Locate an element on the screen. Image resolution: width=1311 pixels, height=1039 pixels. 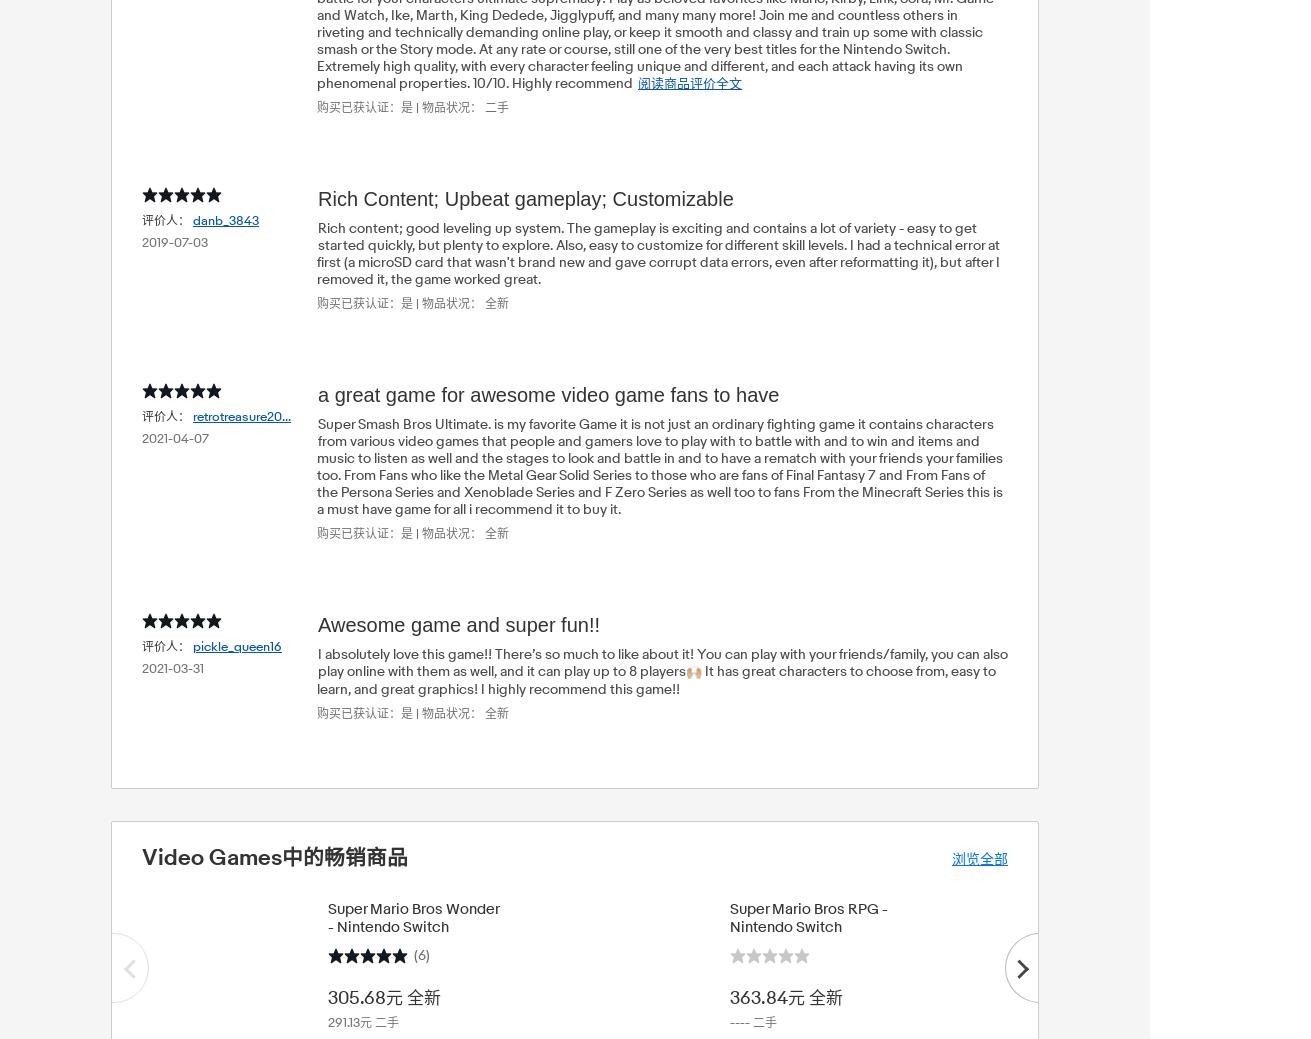
'Super Smash Bros Ultimate. is my favorite Game it is not just an ordinary fighting game it contains characters from various video games that people and gamers love to play with to battle with and to win and items and music to listen as well and the stages to look and battle in and to have a rematch with your friends your families too. From Fans who like the Metal Gear Solid Series to those who are fans of Final Fantasy 7 and From Fans of the Persona Series and Xenoblade Series and F Zero Series as well too to fans From the Minecraft Series this is a must have game for all i recommend it to buy it.' is located at coordinates (658, 465).